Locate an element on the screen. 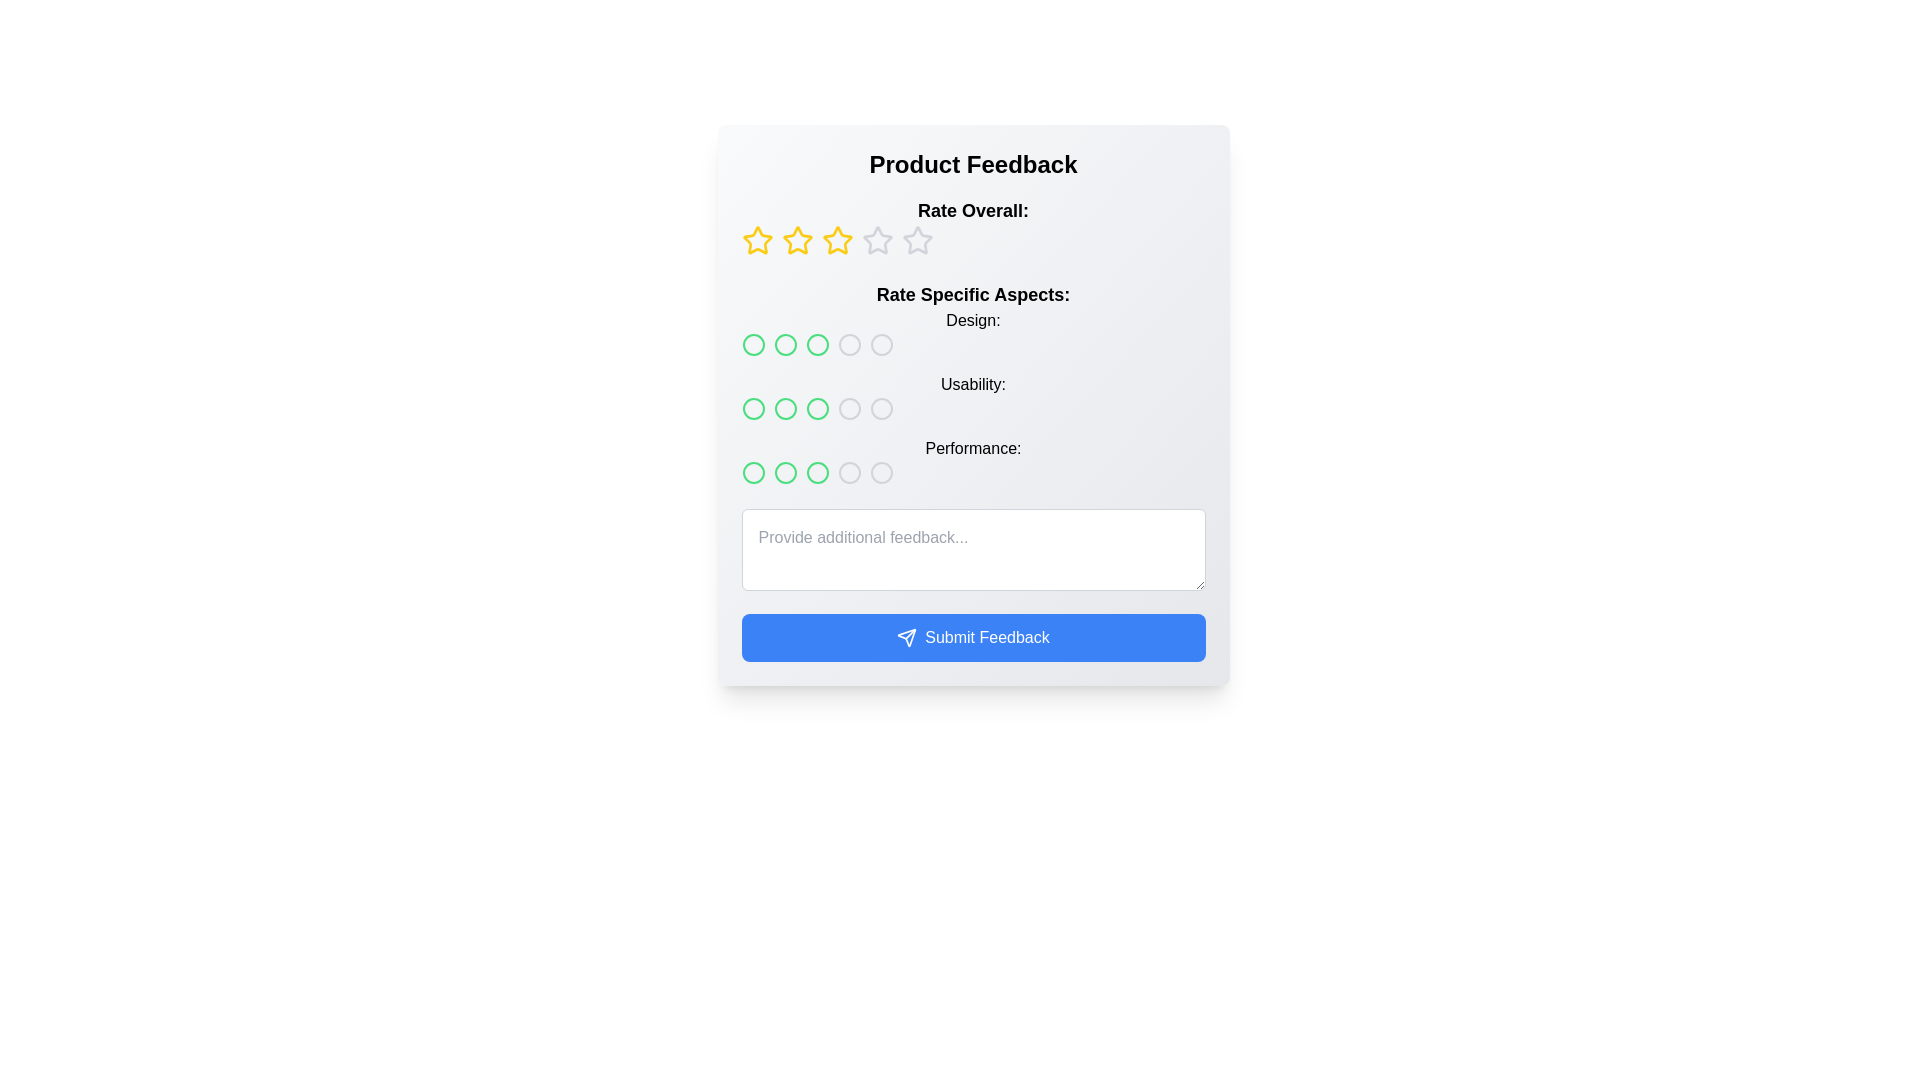 This screenshot has height=1080, width=1920. the second star icon from the left in the 'Rate Overall' section of the feedback form is located at coordinates (796, 239).